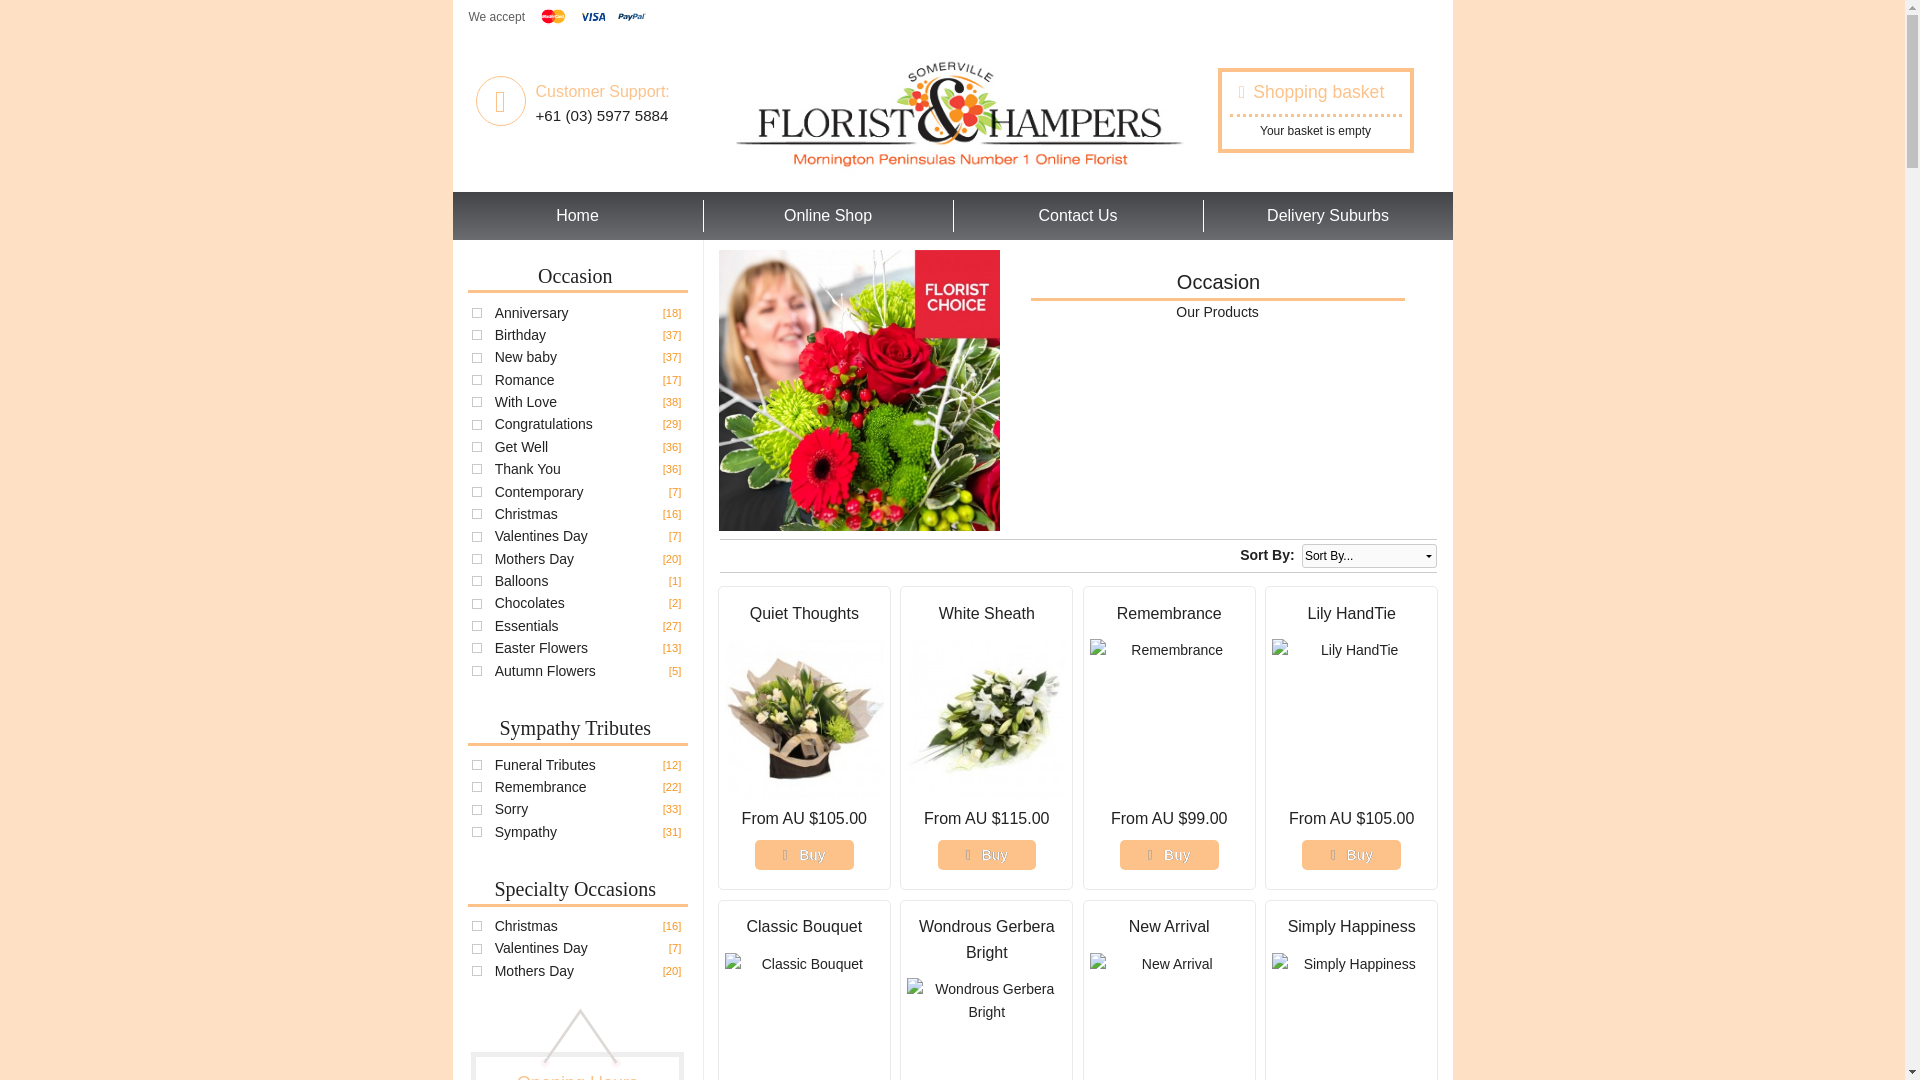 The image size is (1920, 1080). Describe the element at coordinates (494, 559) in the screenshot. I see `'Mothers Day` at that location.